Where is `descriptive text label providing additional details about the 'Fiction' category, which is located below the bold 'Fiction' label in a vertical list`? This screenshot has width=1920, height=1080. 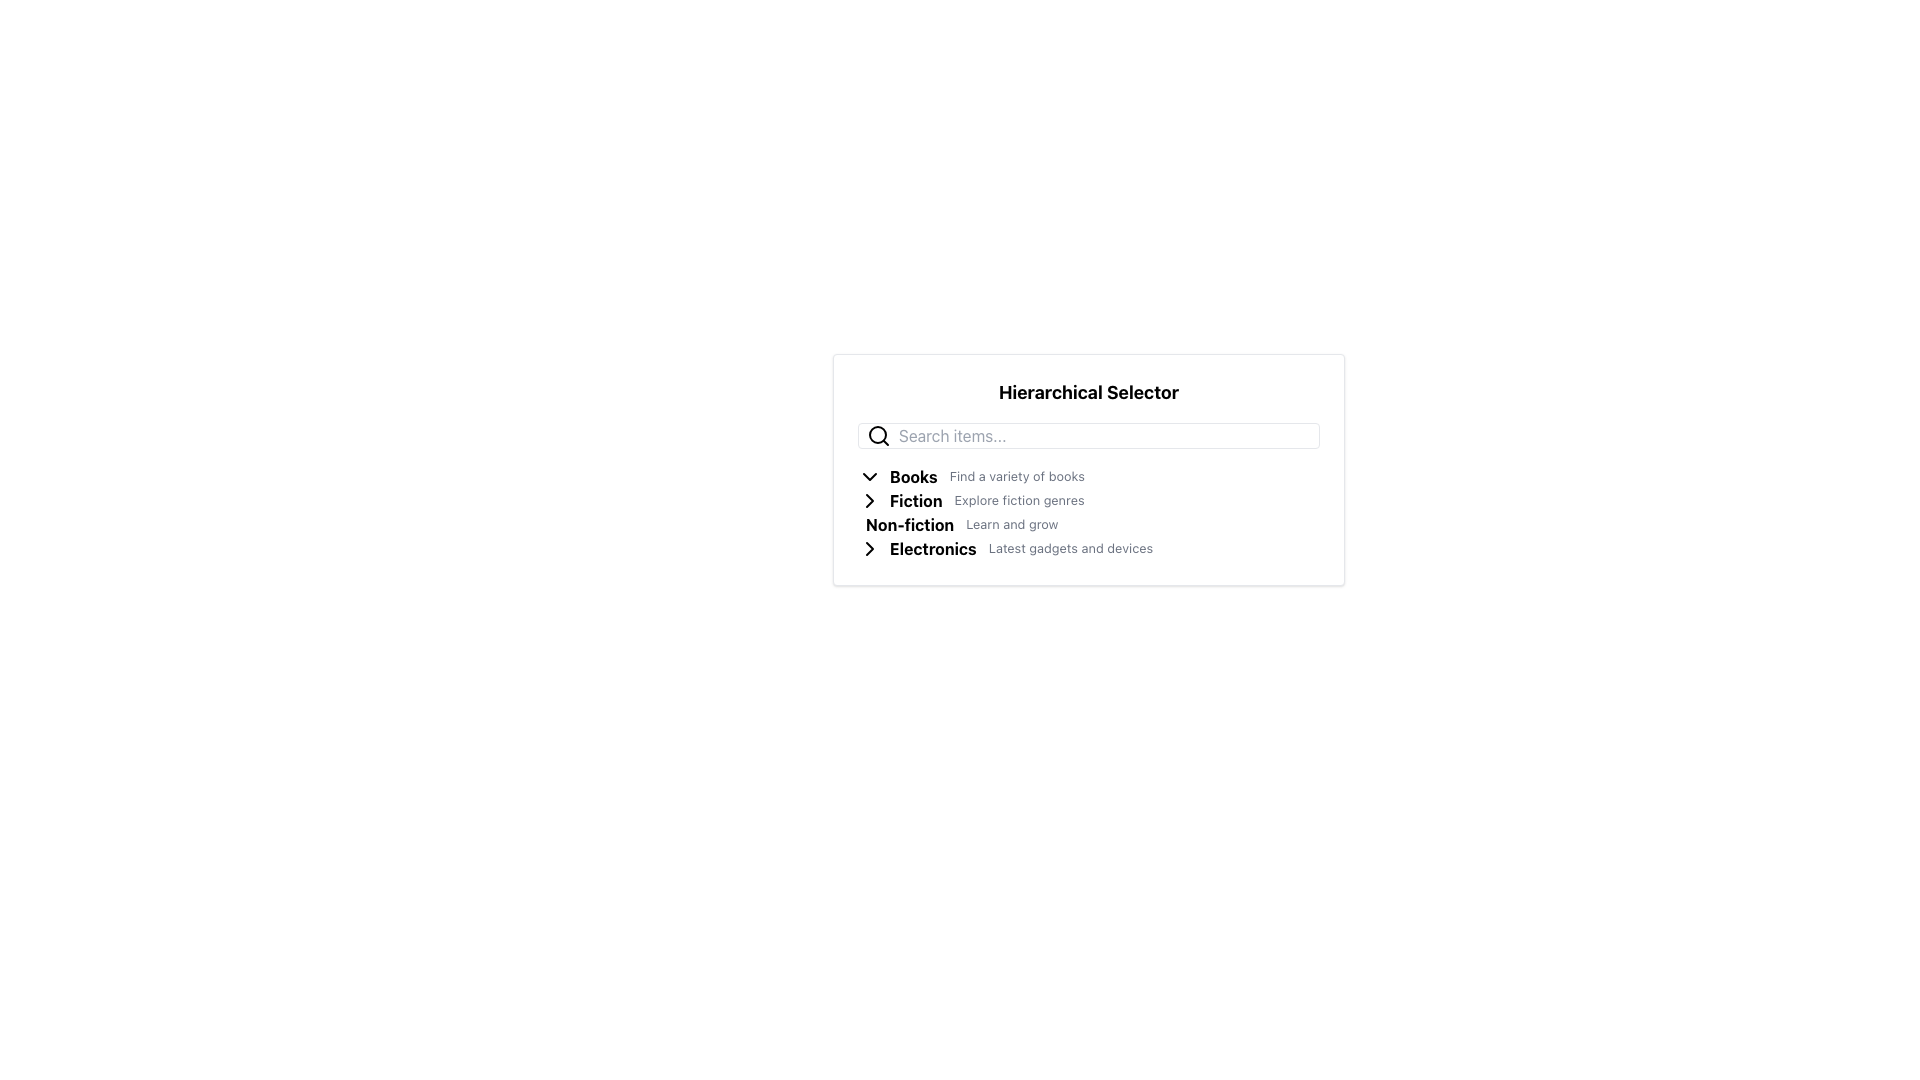
descriptive text label providing additional details about the 'Fiction' category, which is located below the bold 'Fiction' label in a vertical list is located at coordinates (1019, 500).